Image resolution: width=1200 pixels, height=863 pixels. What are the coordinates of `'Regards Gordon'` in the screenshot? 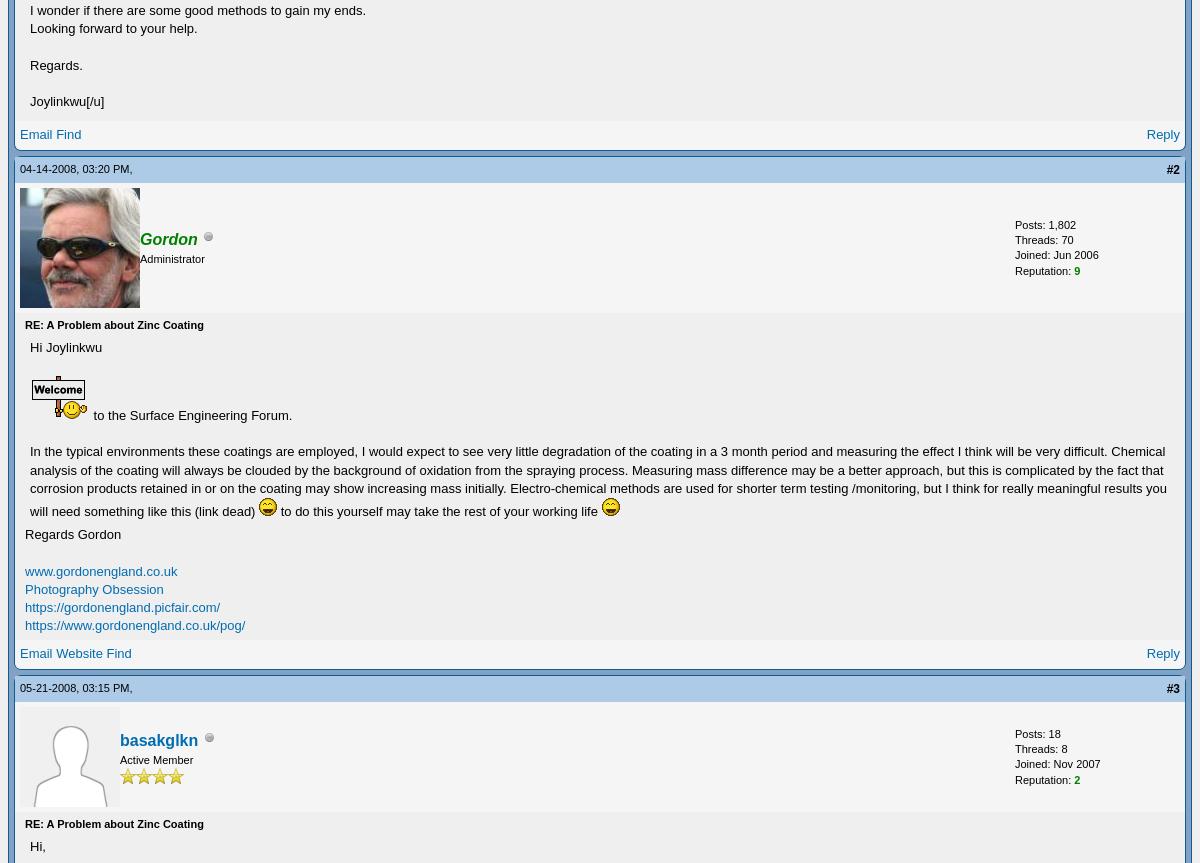 It's located at (24, 534).